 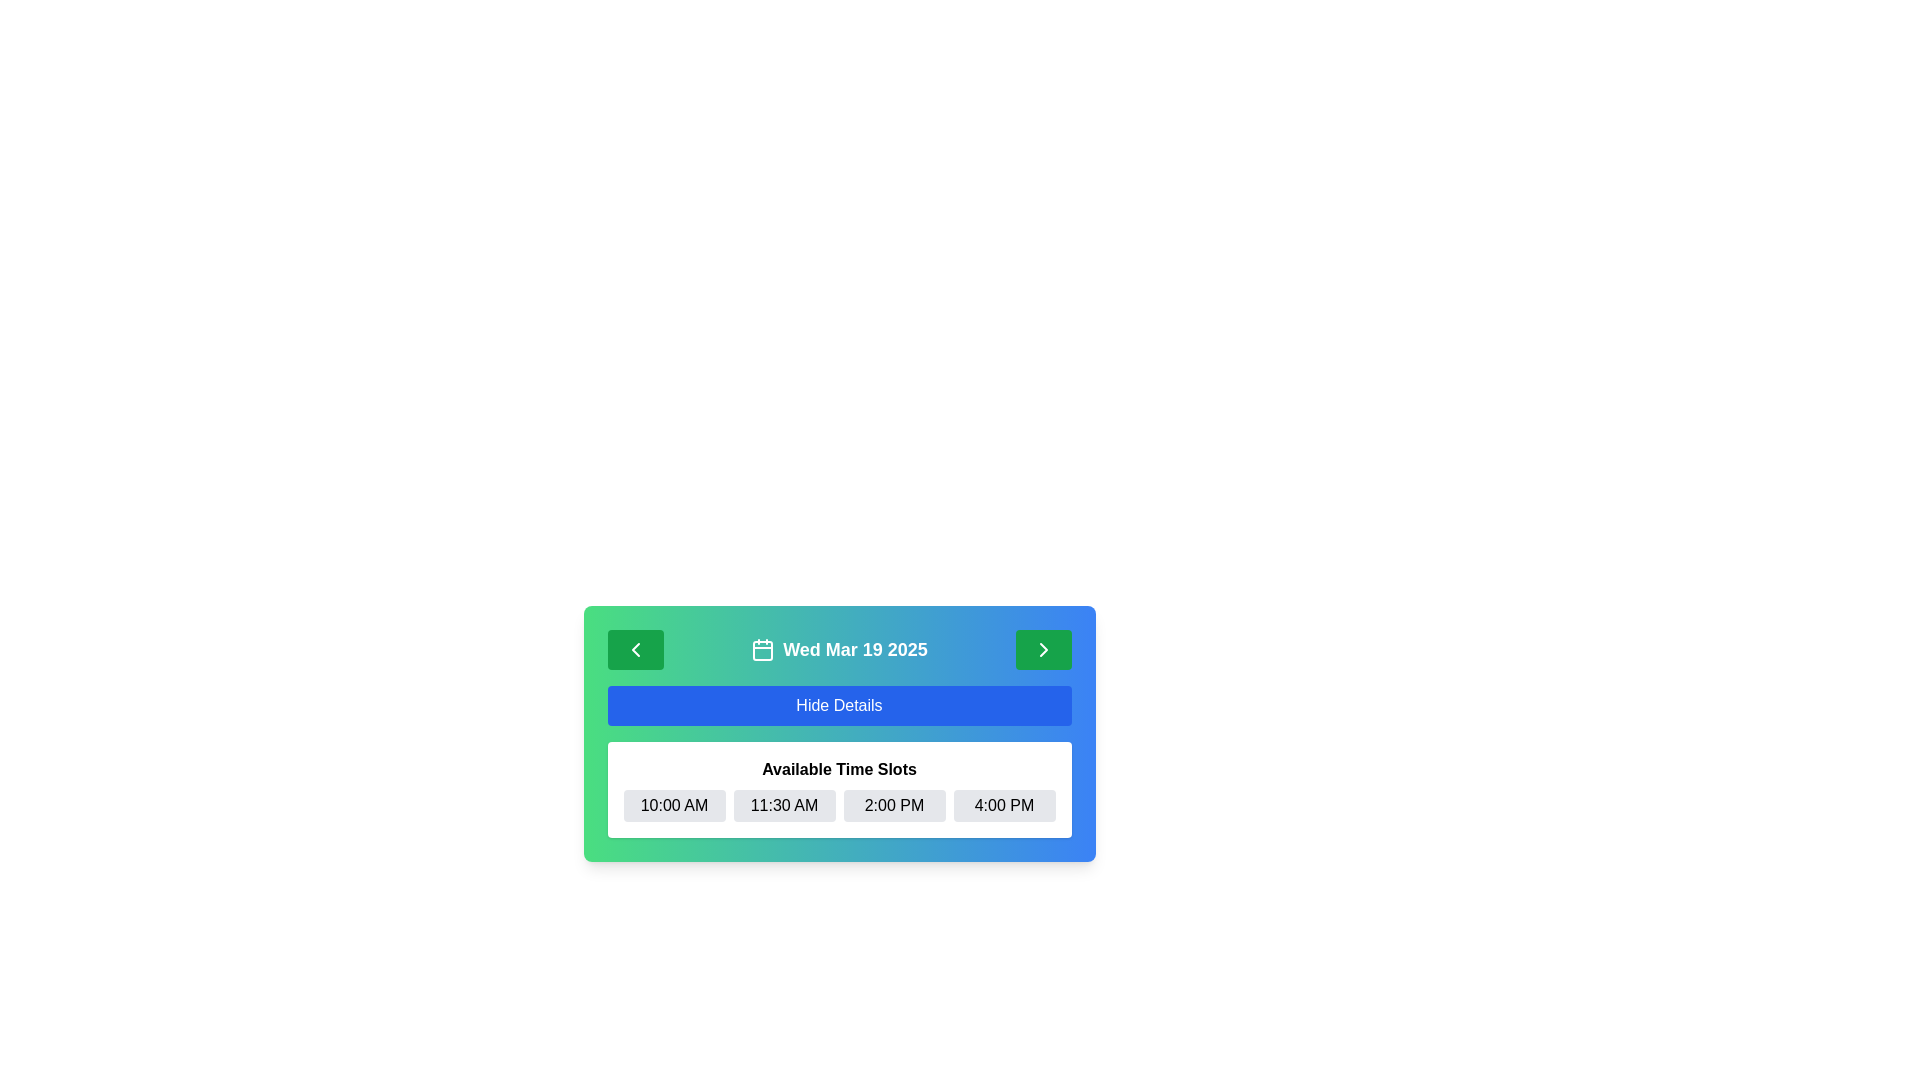 I want to click on the calendar icon component, which is a rectangular area of the calendar body situated between two arrow buttons on the top bar of the interface, so click(x=762, y=651).